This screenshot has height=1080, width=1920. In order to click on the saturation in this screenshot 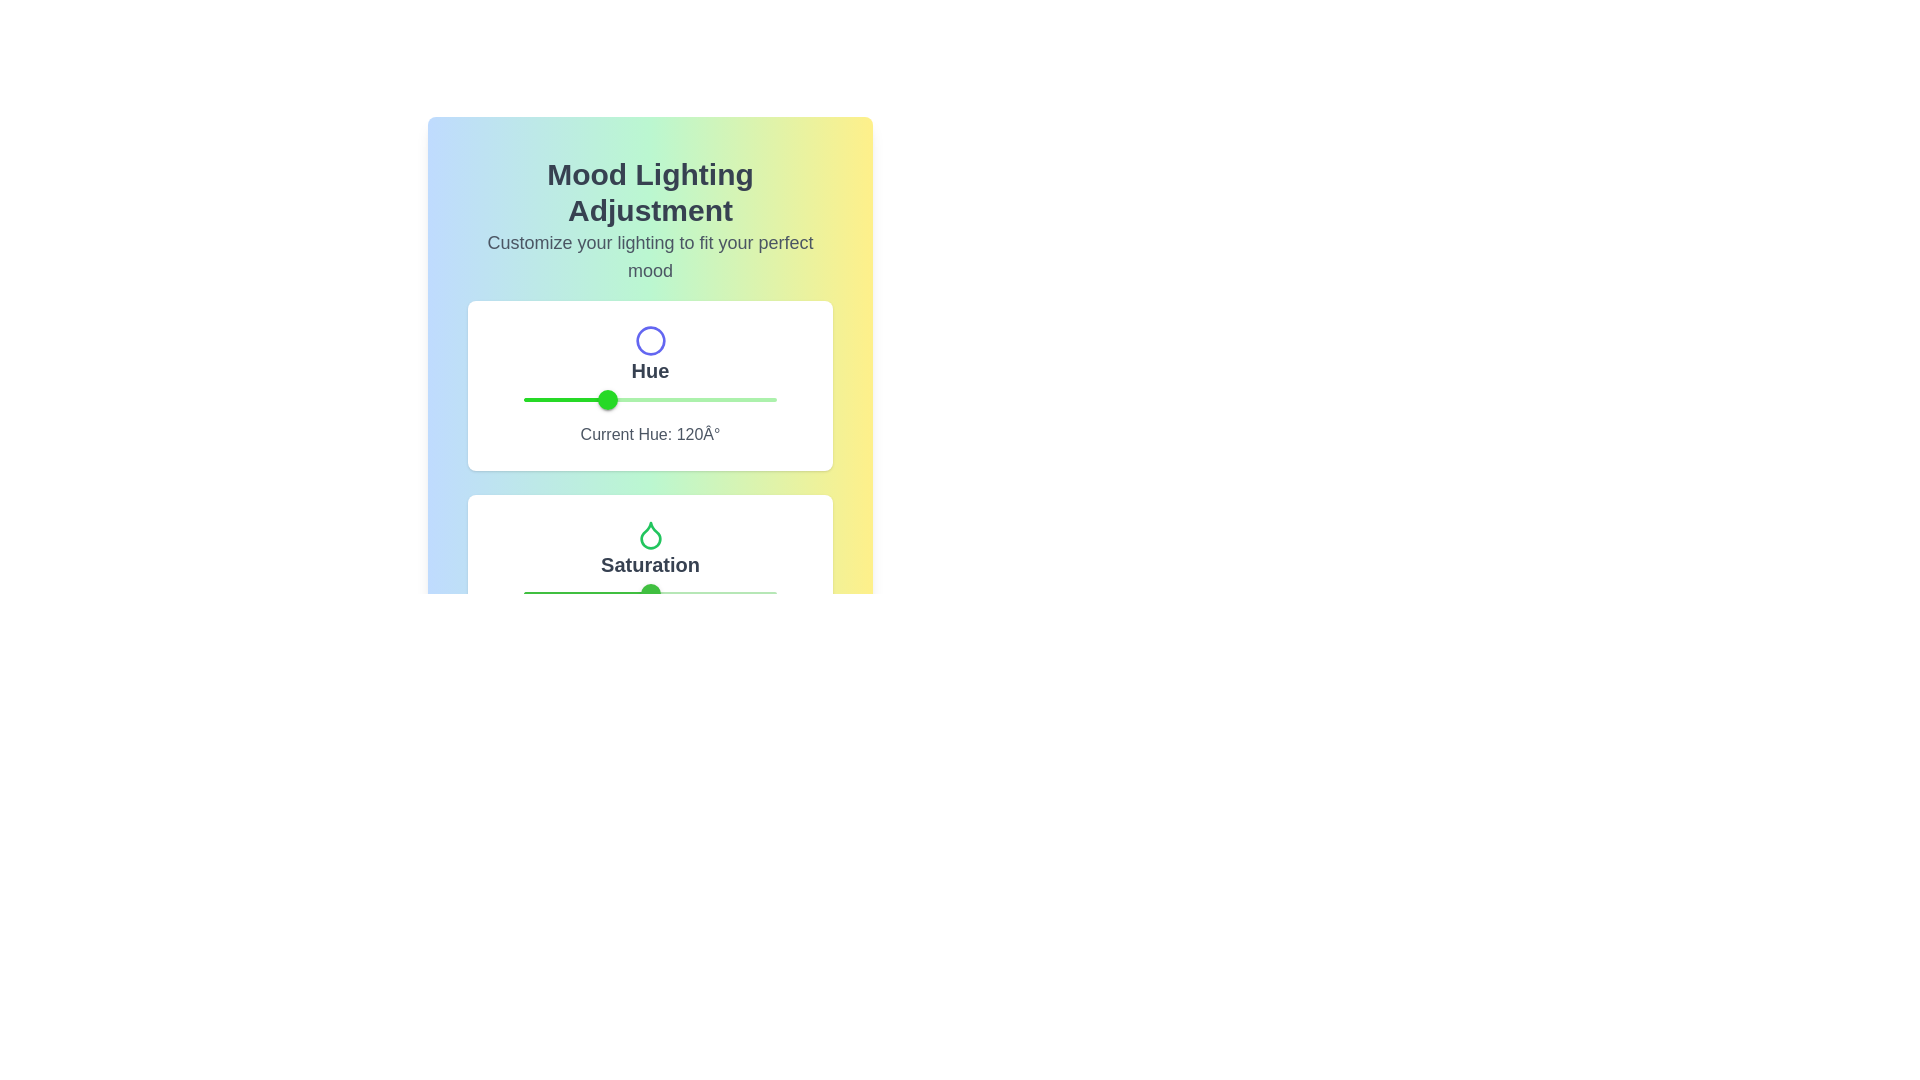, I will do `click(688, 593)`.